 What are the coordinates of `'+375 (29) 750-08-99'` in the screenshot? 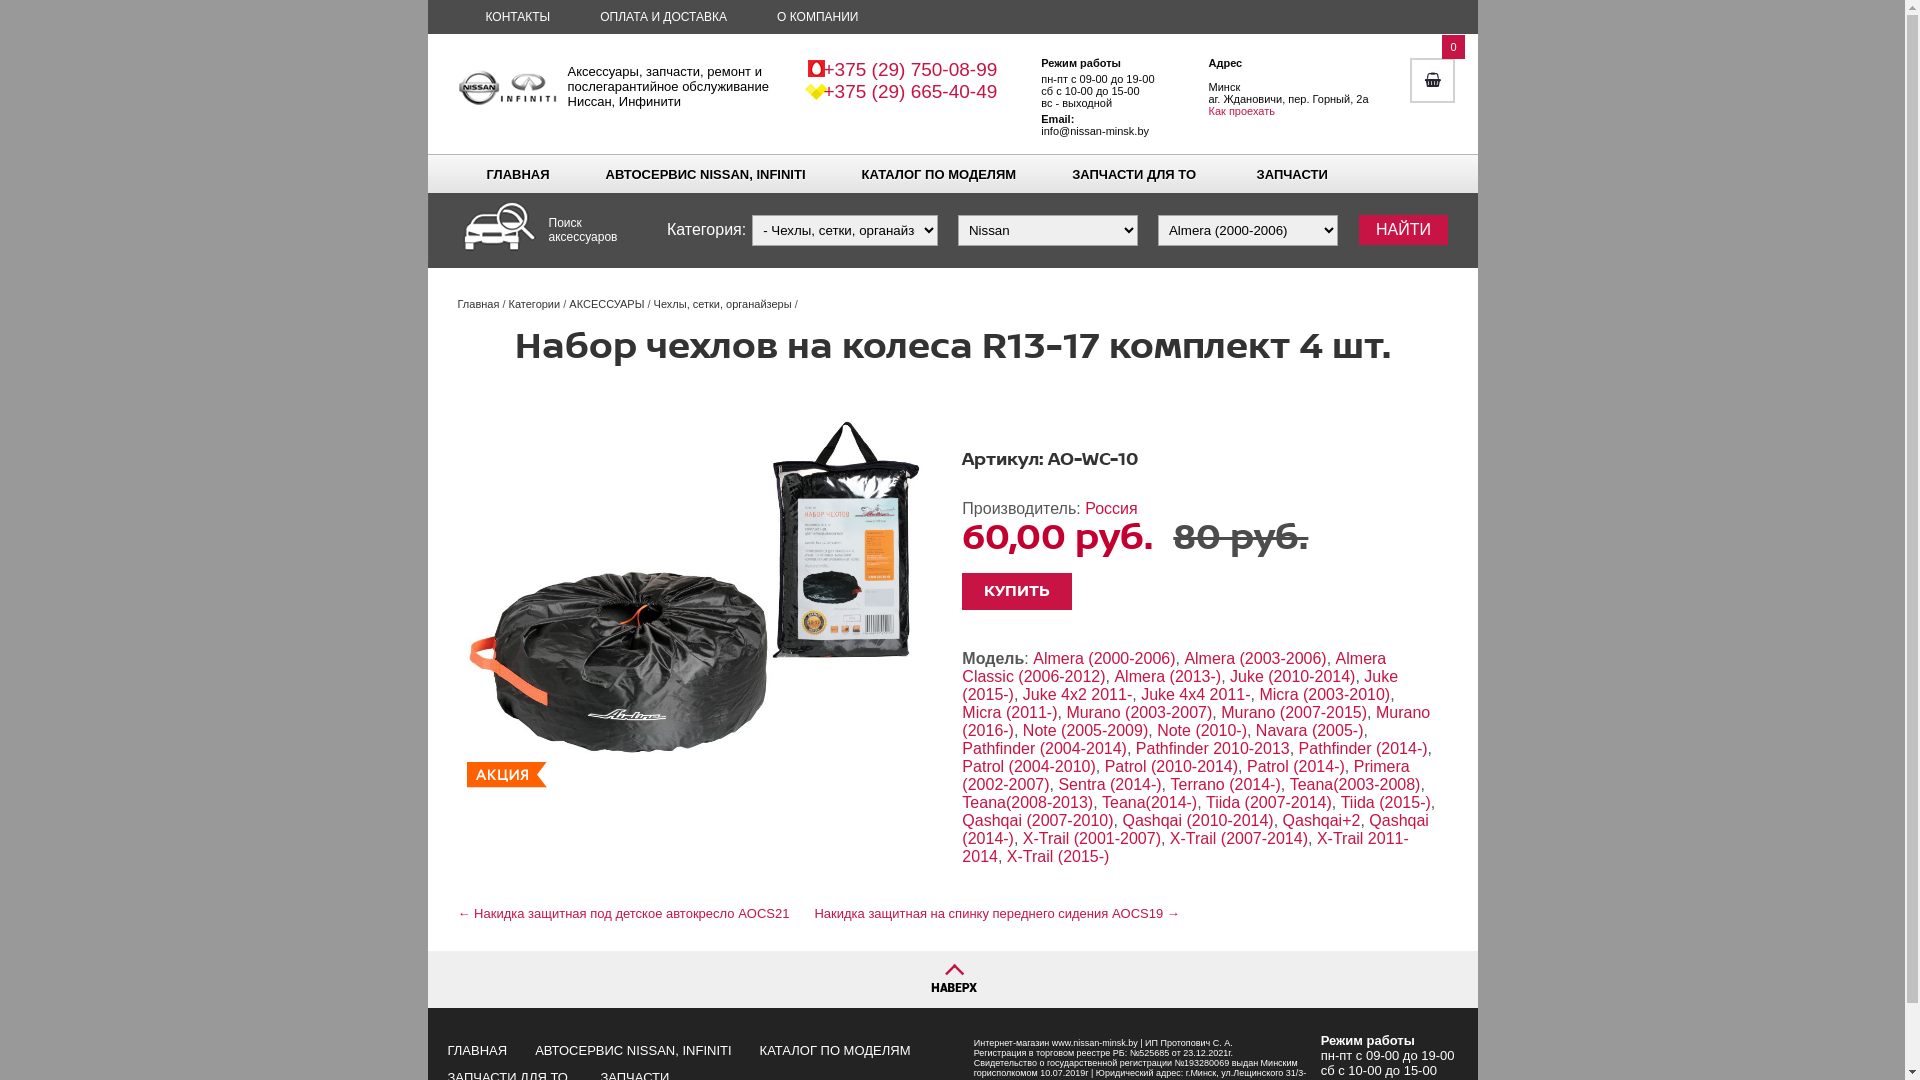 It's located at (910, 68).